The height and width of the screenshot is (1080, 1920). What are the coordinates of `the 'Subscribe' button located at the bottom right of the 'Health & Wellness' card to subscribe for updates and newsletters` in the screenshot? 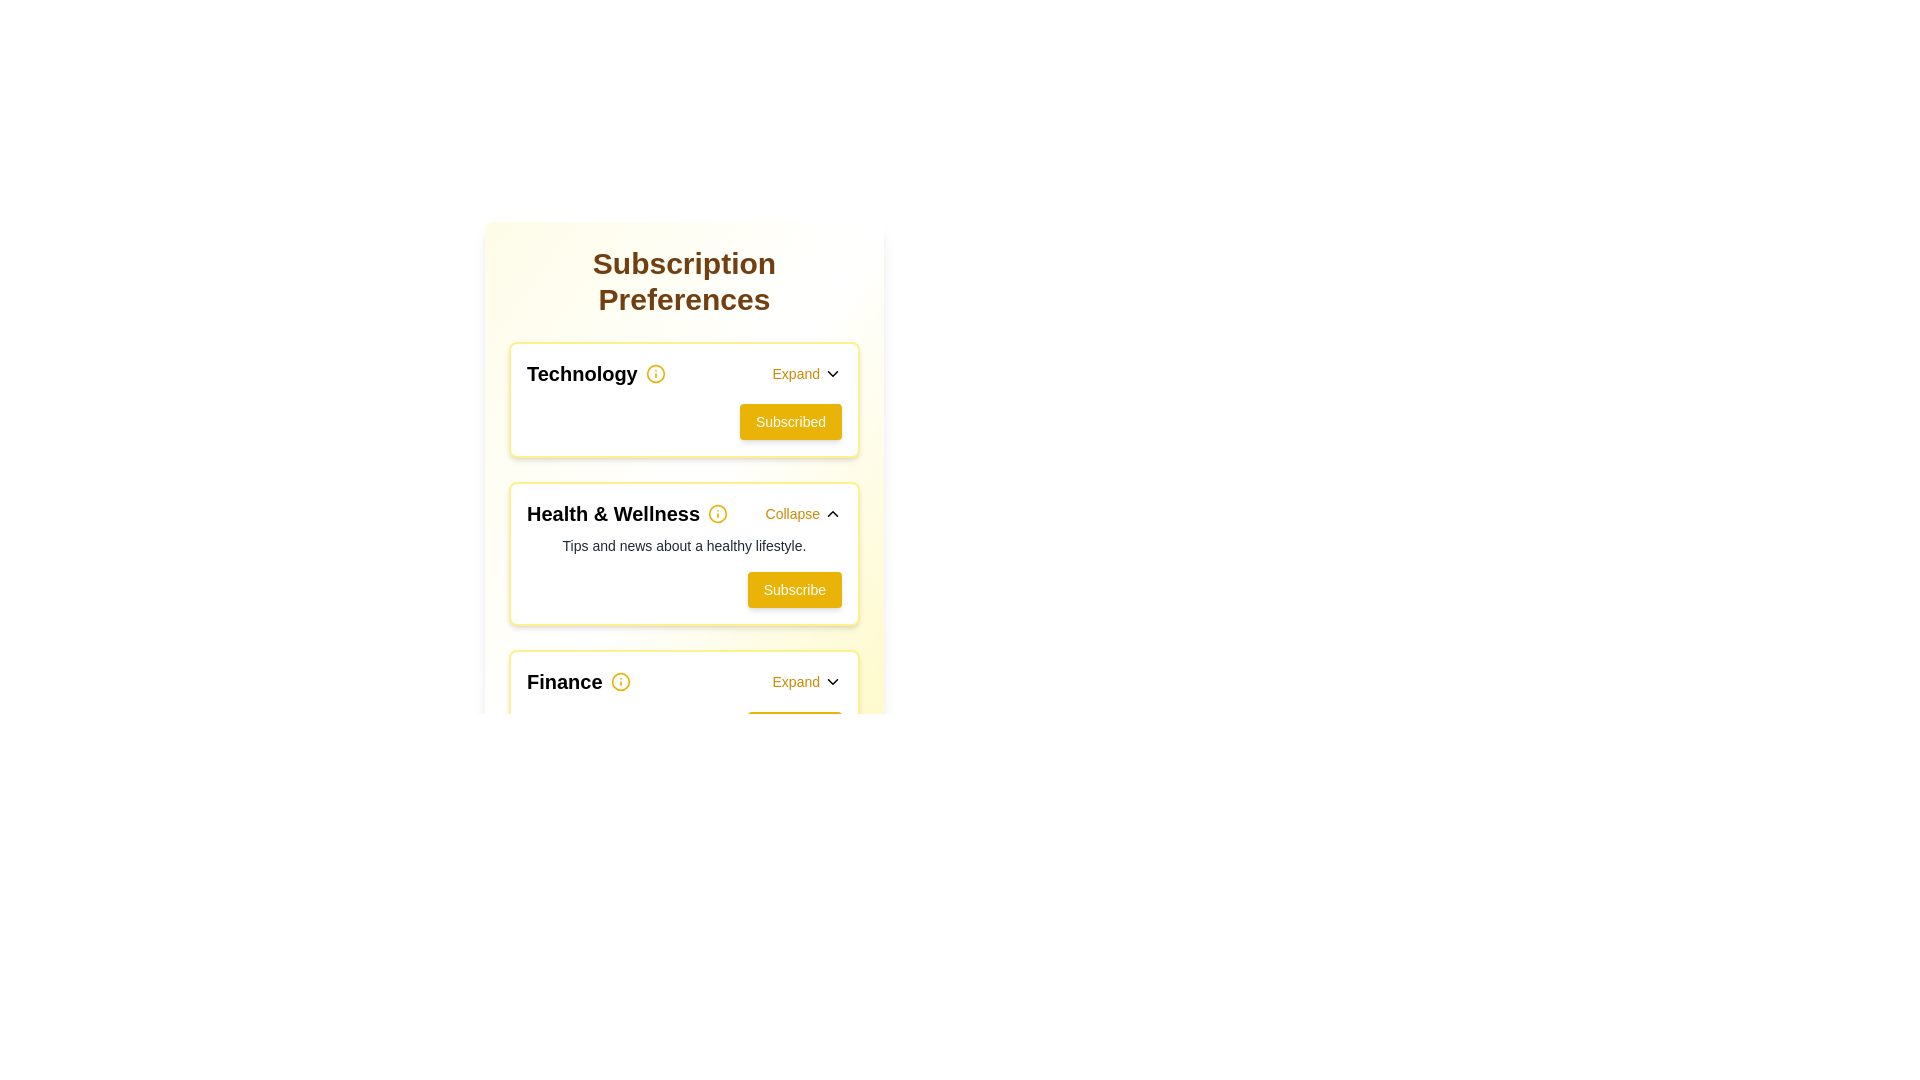 It's located at (684, 589).